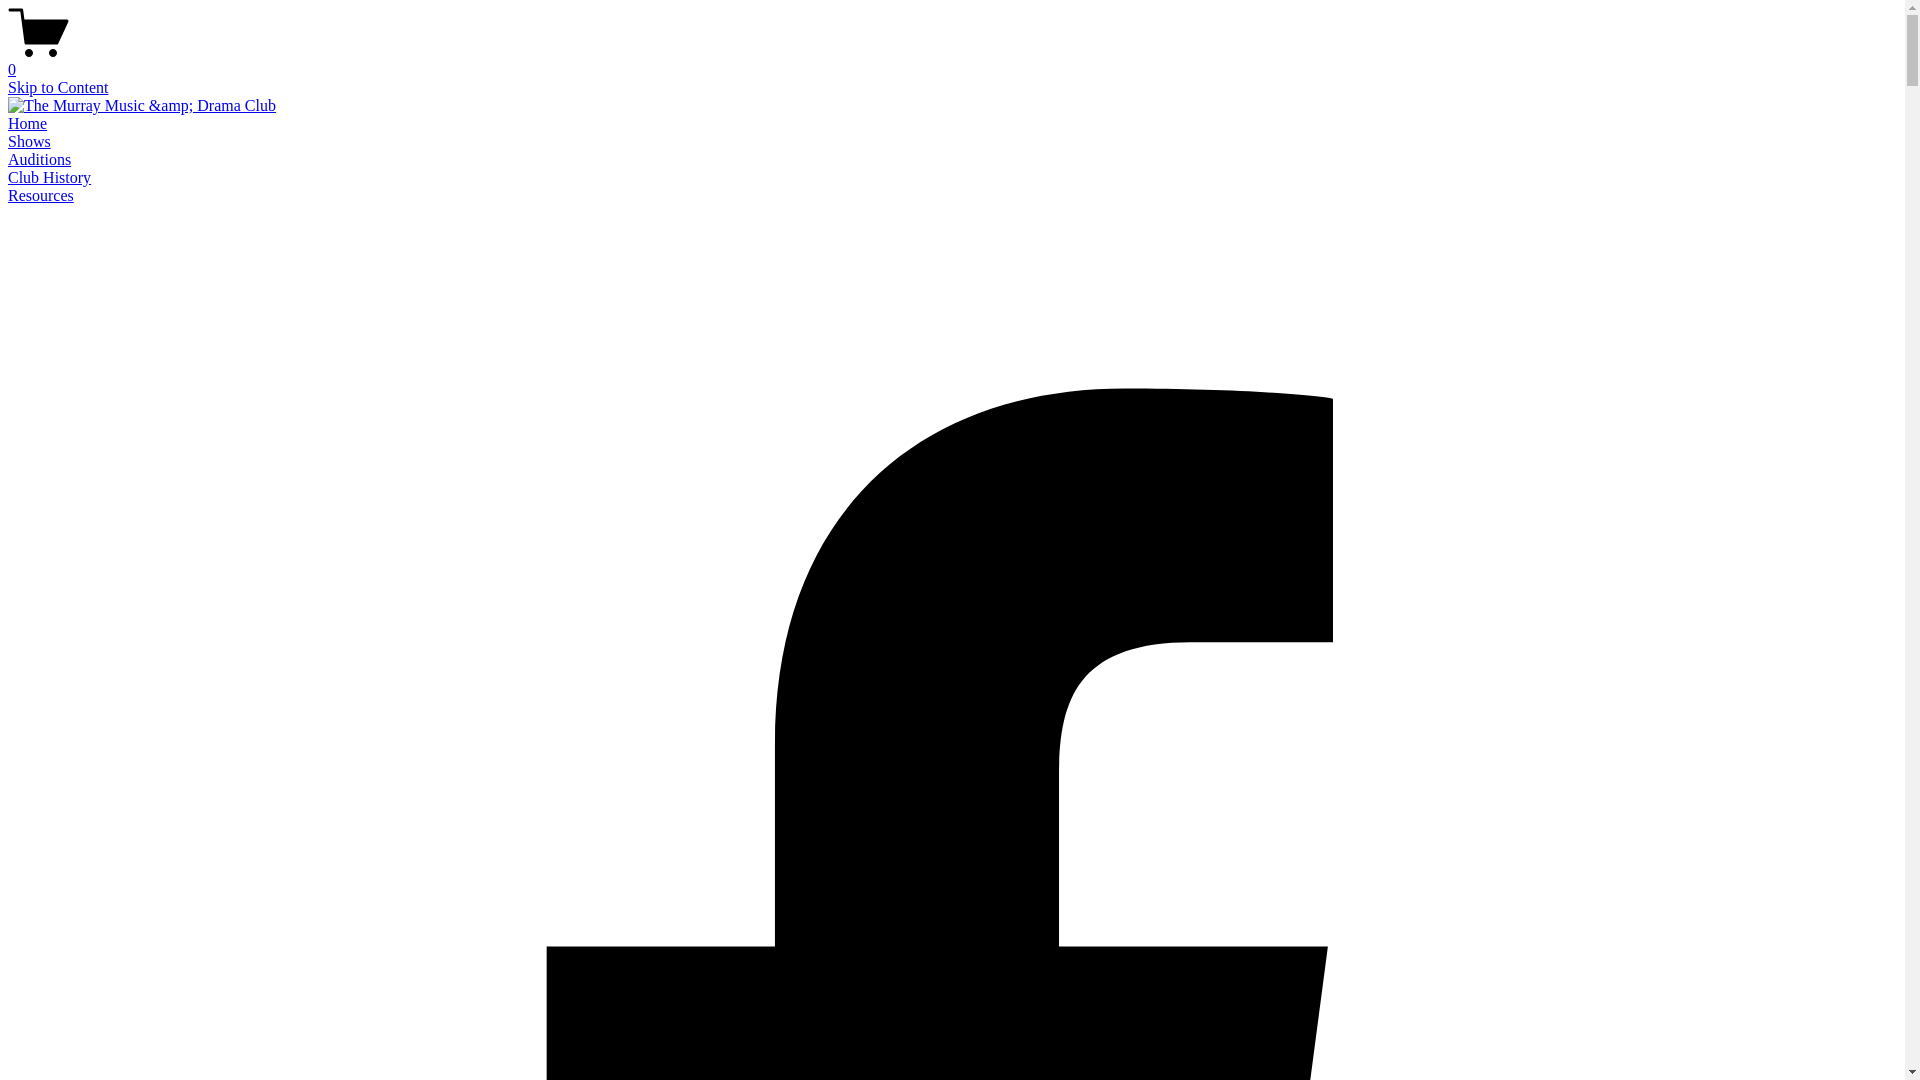 Image resolution: width=1920 pixels, height=1080 pixels. What do you see at coordinates (49, 176) in the screenshot?
I see `'Club History'` at bounding box center [49, 176].